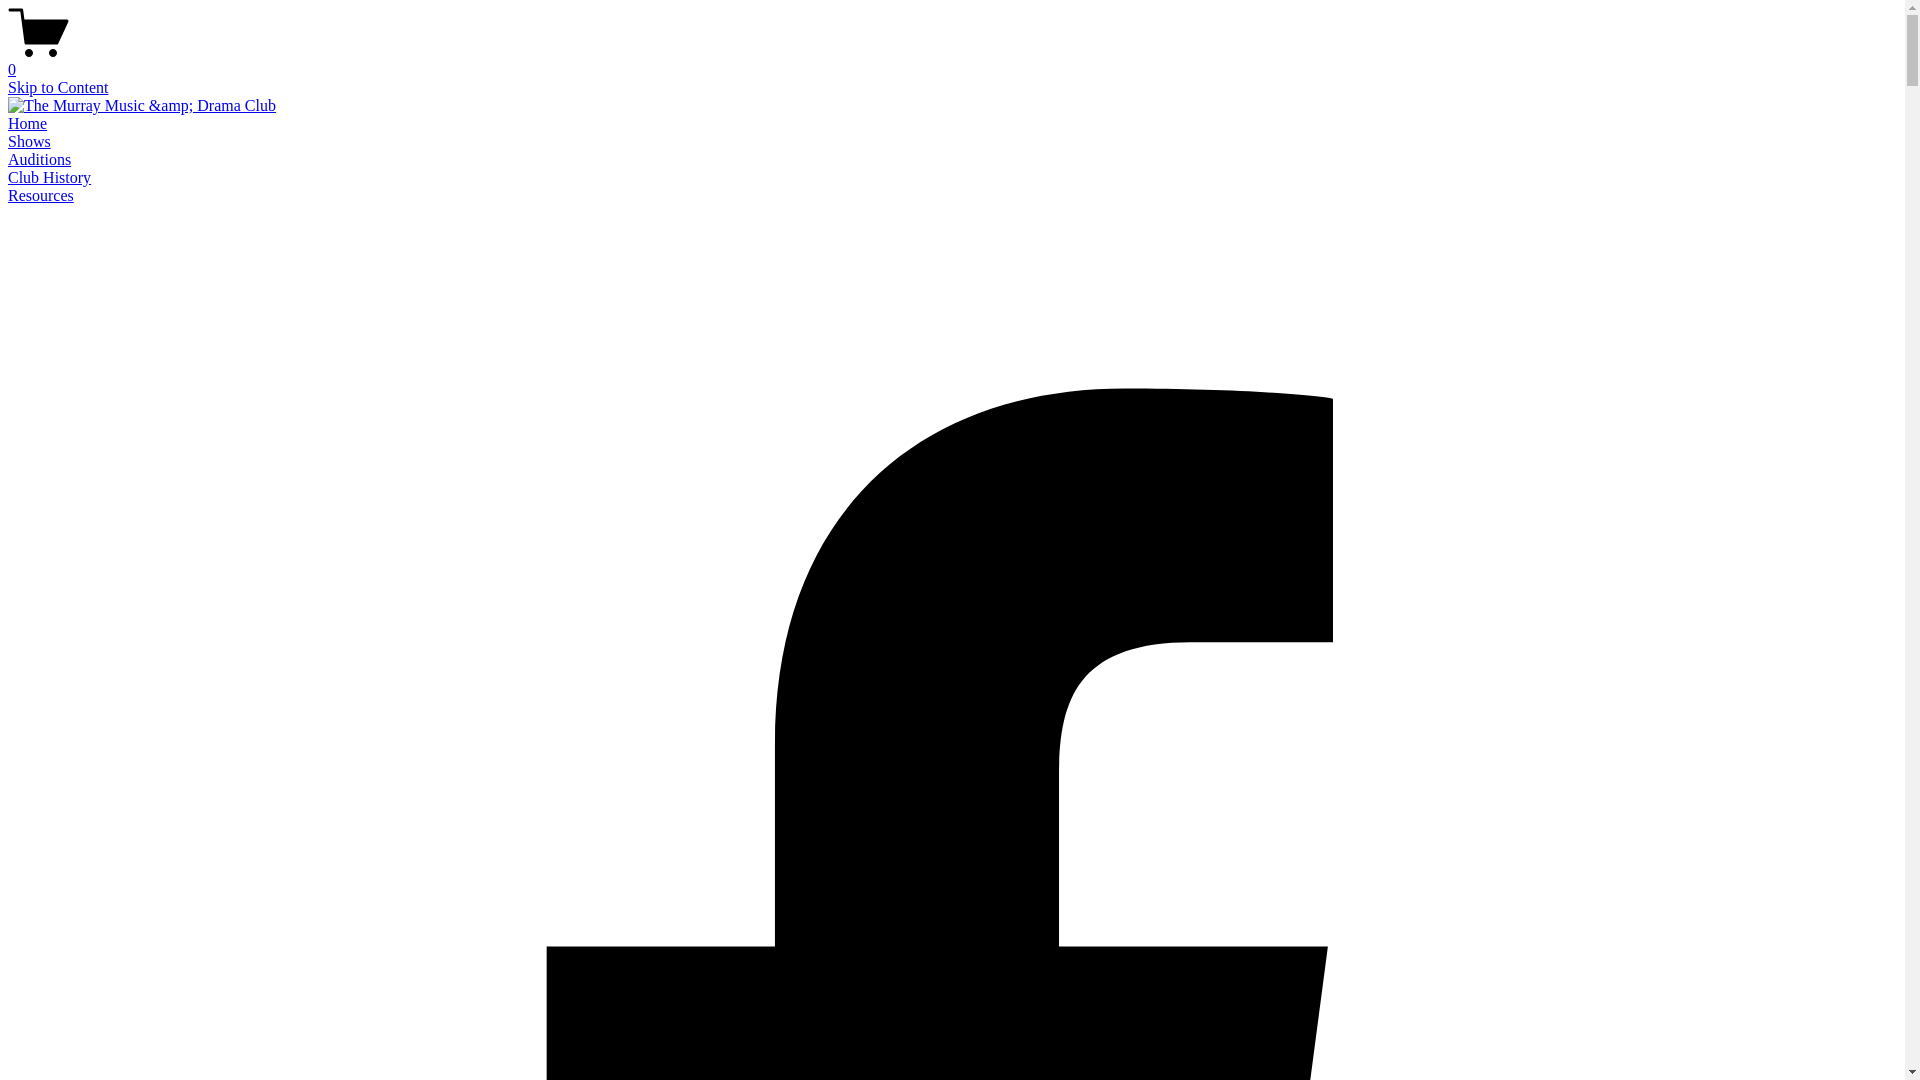 Image resolution: width=1920 pixels, height=1080 pixels. What do you see at coordinates (49, 176) in the screenshot?
I see `'Club History'` at bounding box center [49, 176].